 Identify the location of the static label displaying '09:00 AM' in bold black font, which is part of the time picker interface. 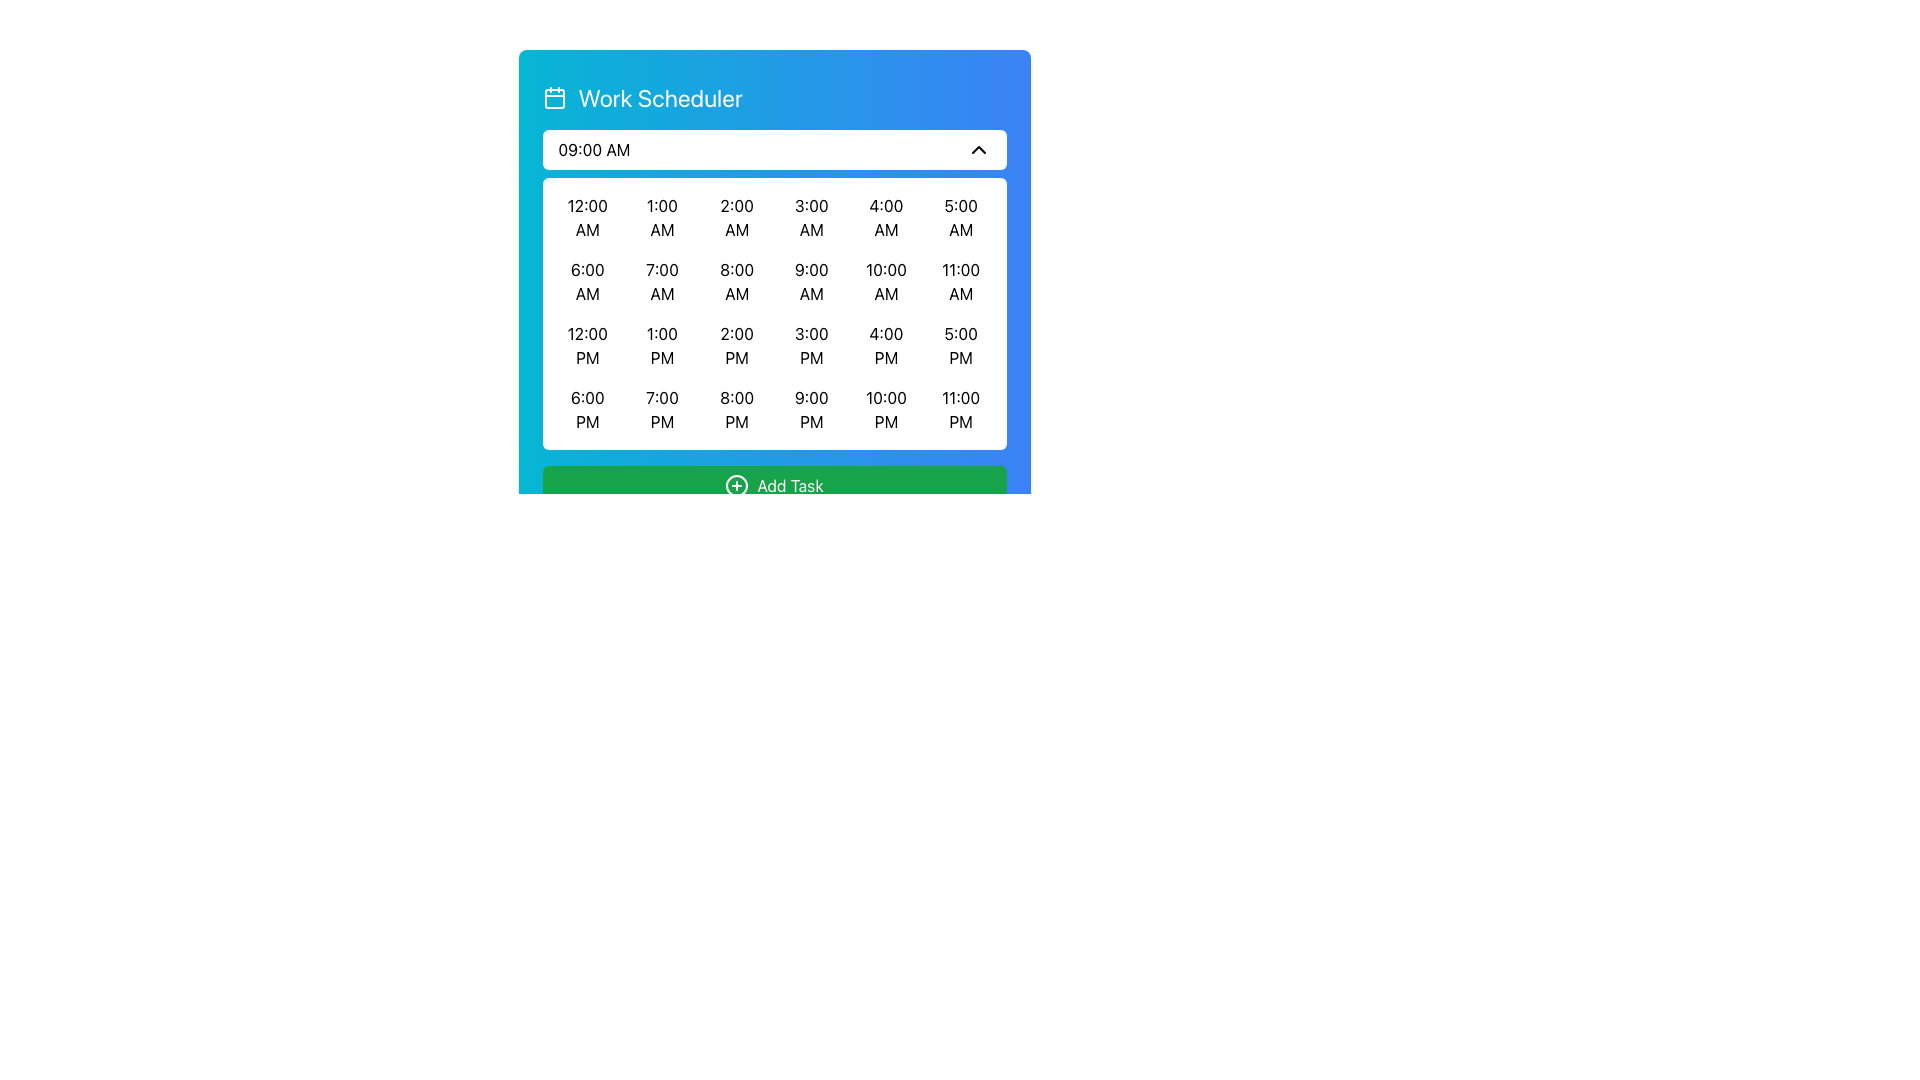
(593, 149).